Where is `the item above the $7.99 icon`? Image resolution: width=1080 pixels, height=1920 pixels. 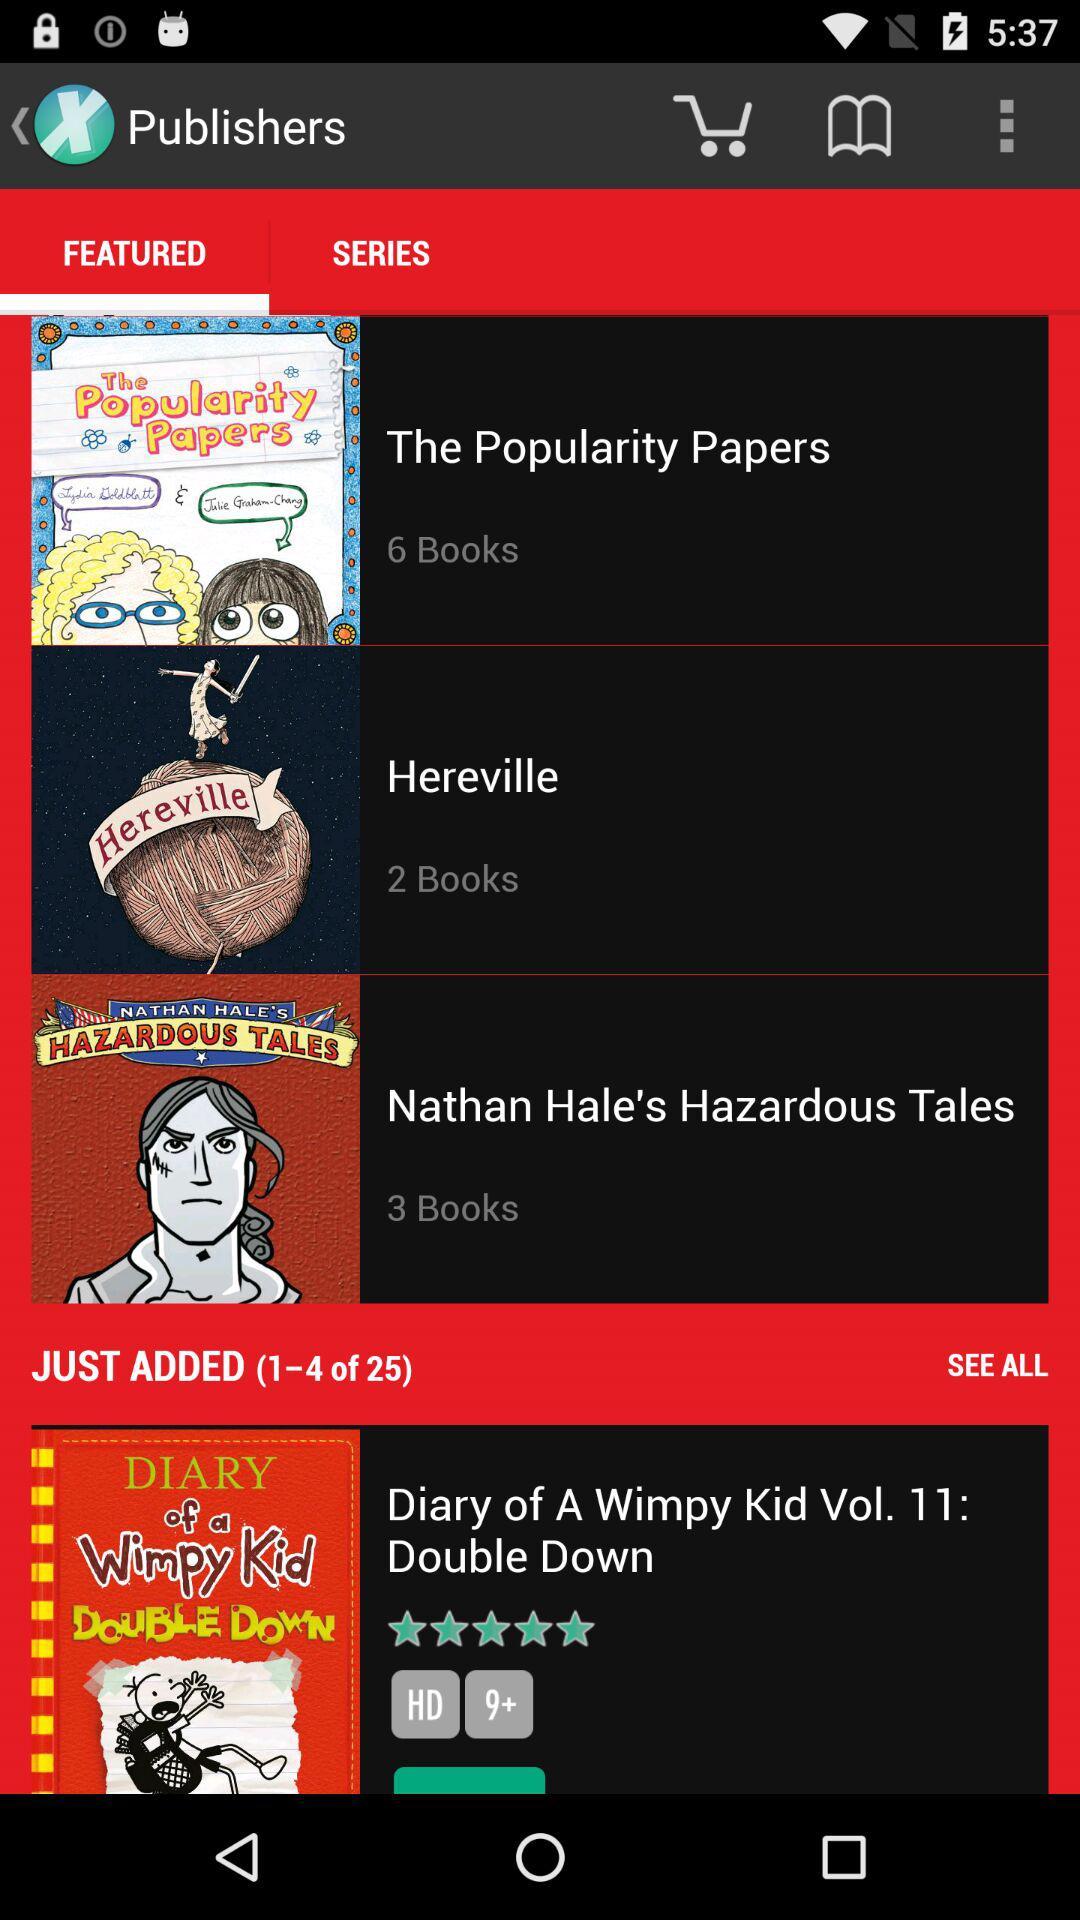 the item above the $7.99 icon is located at coordinates (424, 1703).